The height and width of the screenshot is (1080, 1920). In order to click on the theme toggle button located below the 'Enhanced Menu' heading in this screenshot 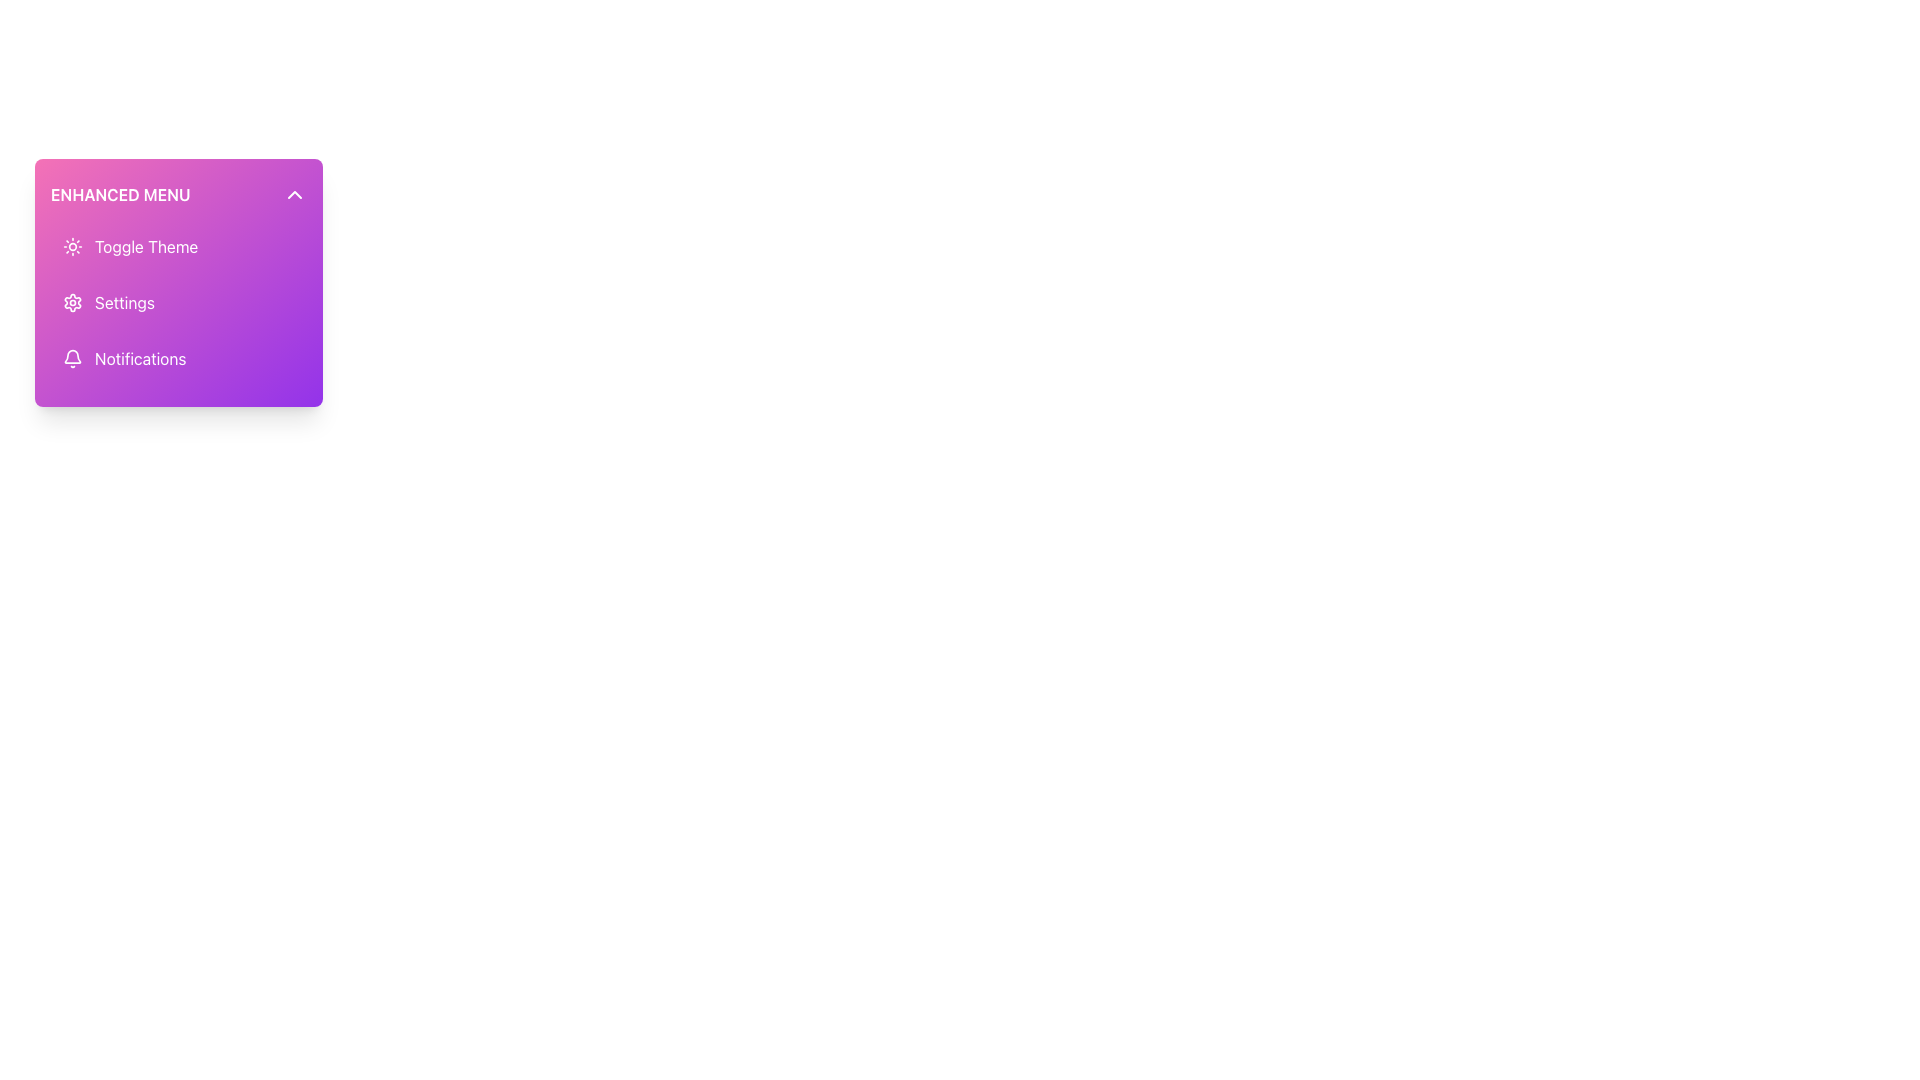, I will do `click(178, 245)`.